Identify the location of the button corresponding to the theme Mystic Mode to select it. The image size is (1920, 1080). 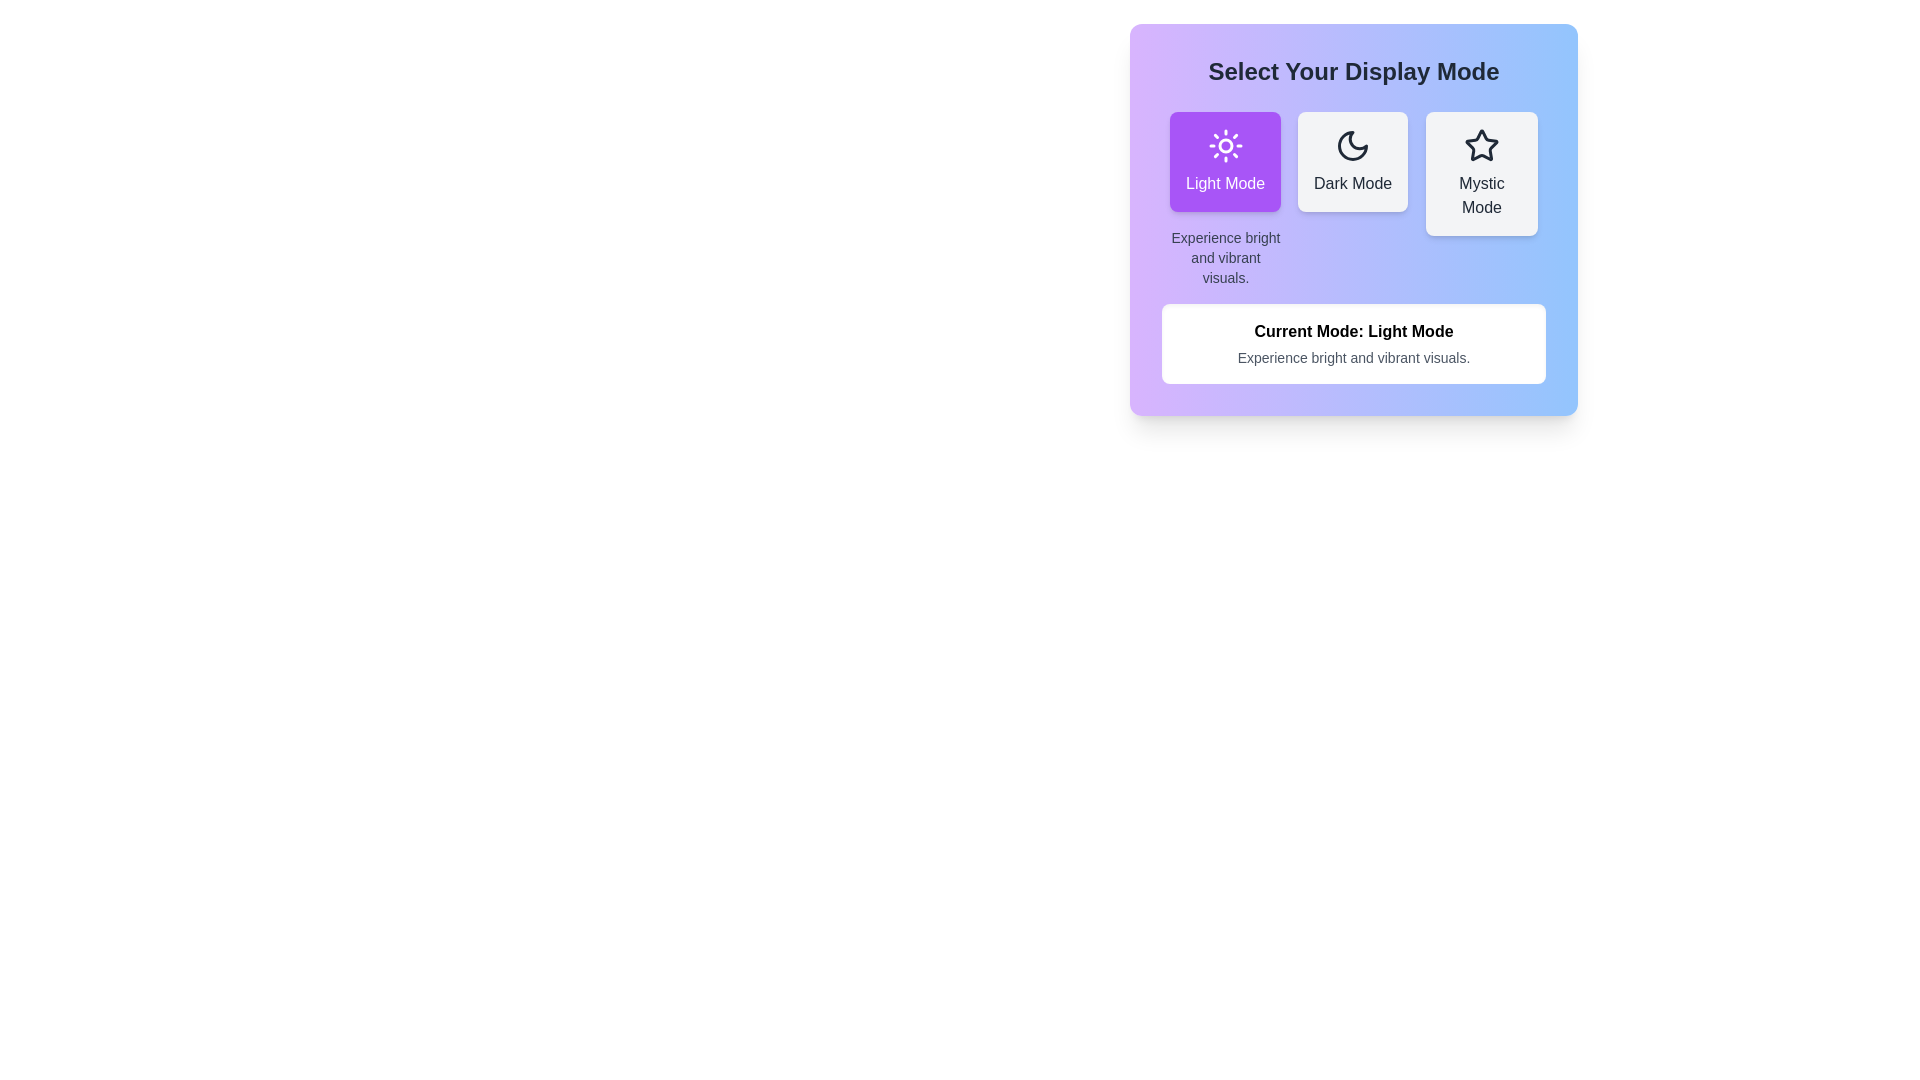
(1482, 172).